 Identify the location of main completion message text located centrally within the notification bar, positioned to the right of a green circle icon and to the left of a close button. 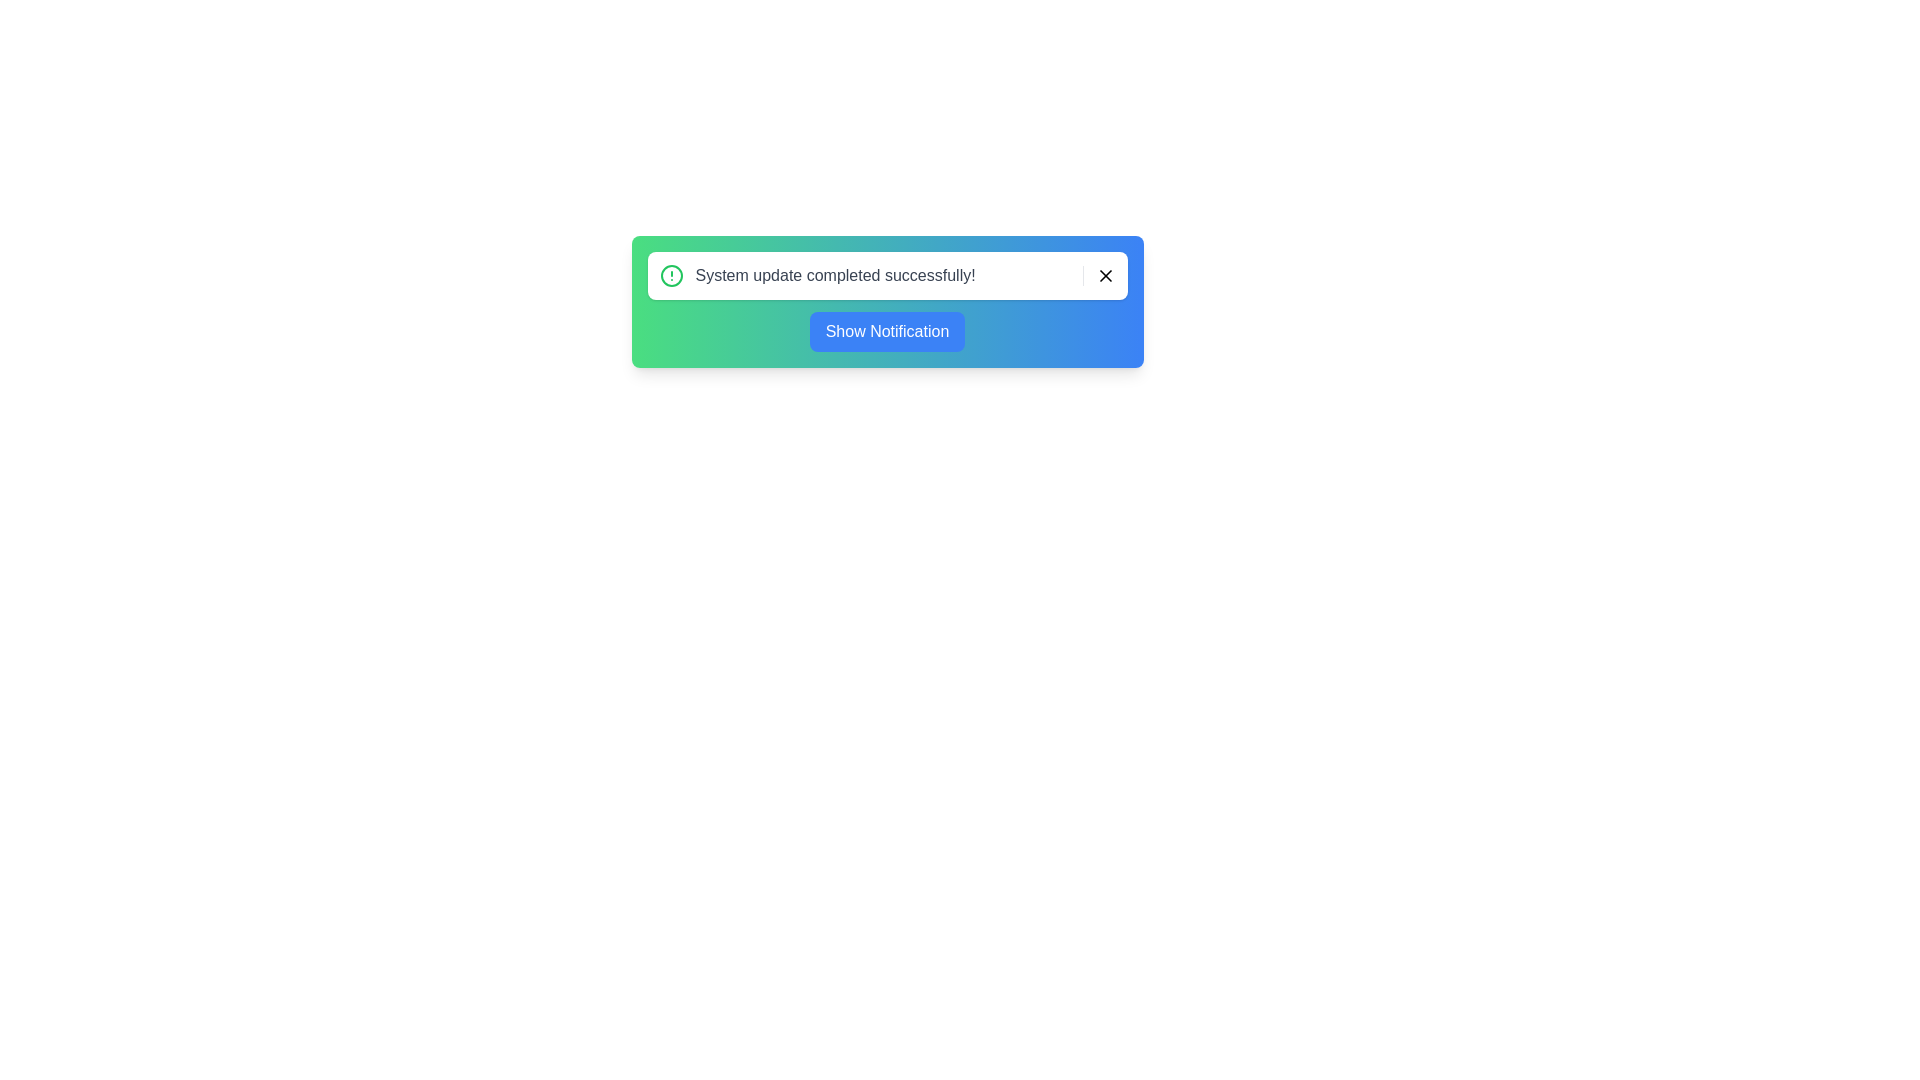
(835, 276).